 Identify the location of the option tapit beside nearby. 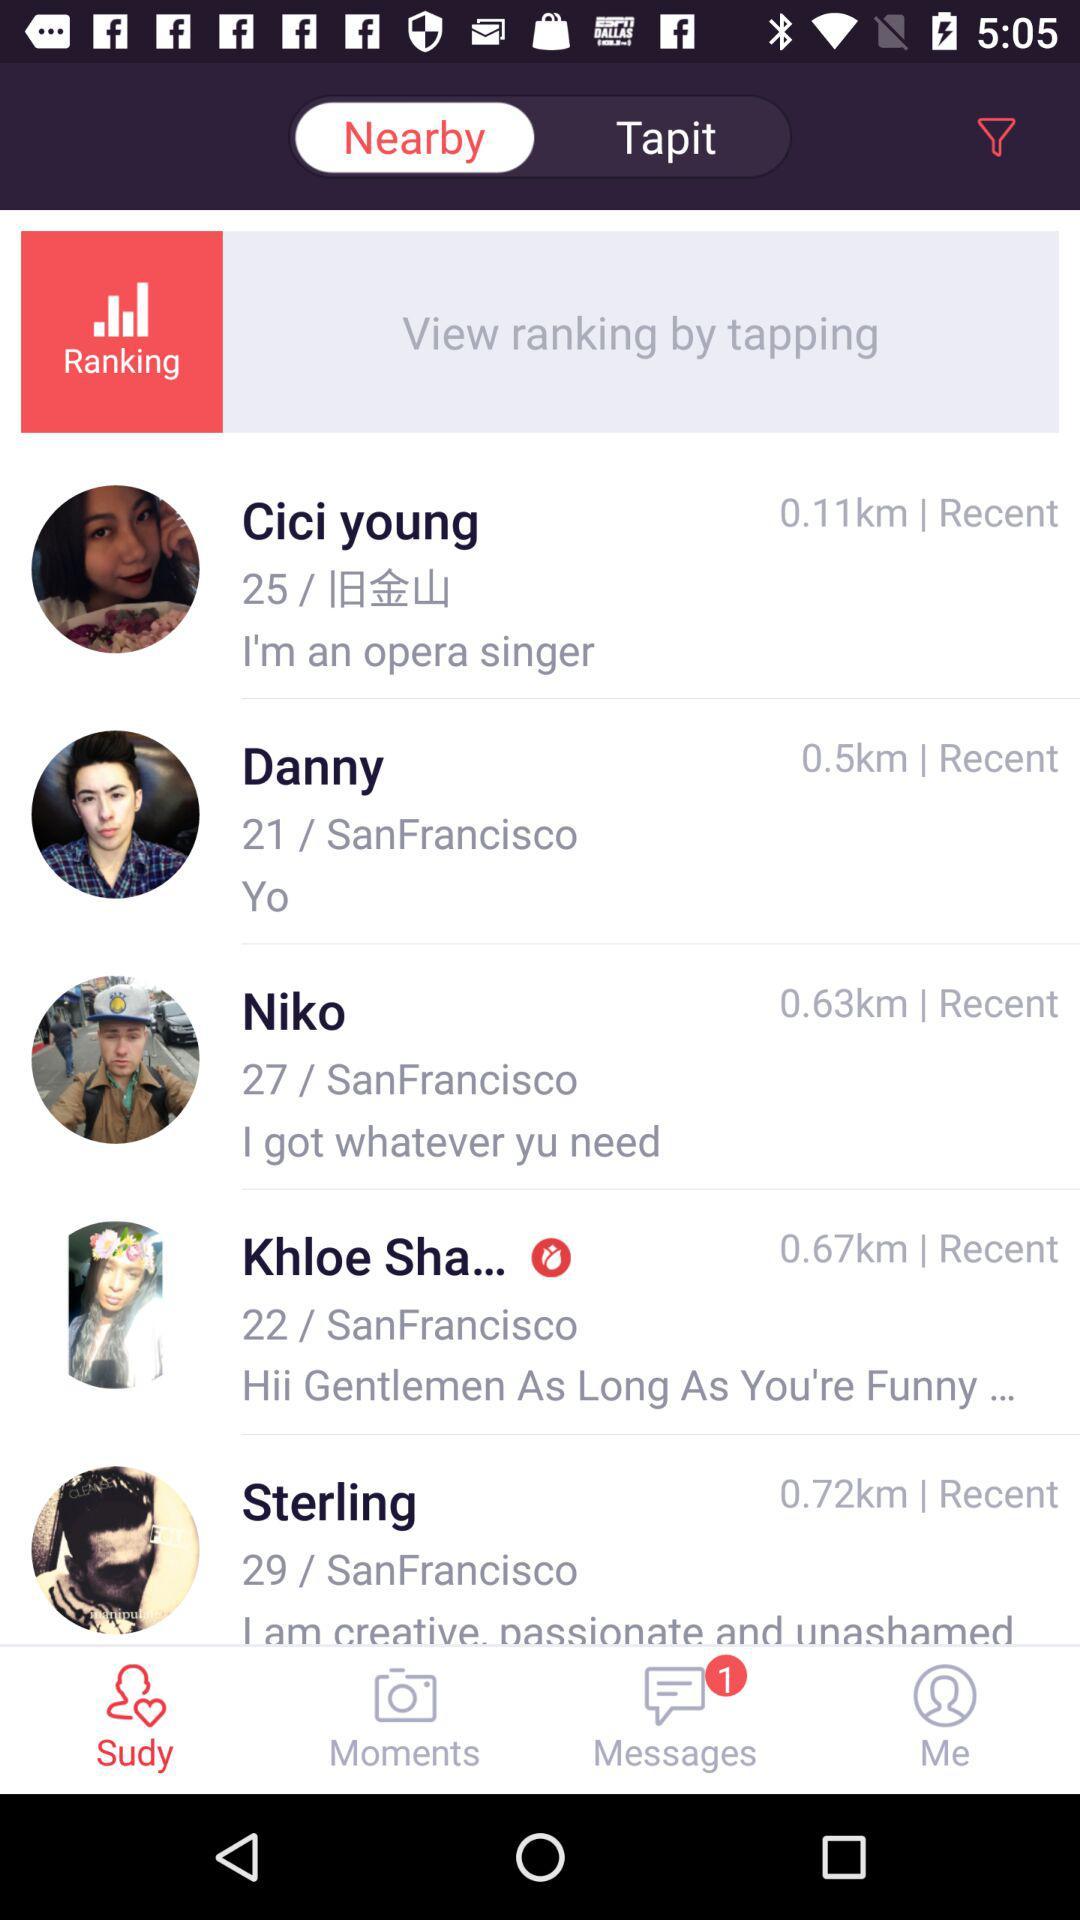
(666, 136).